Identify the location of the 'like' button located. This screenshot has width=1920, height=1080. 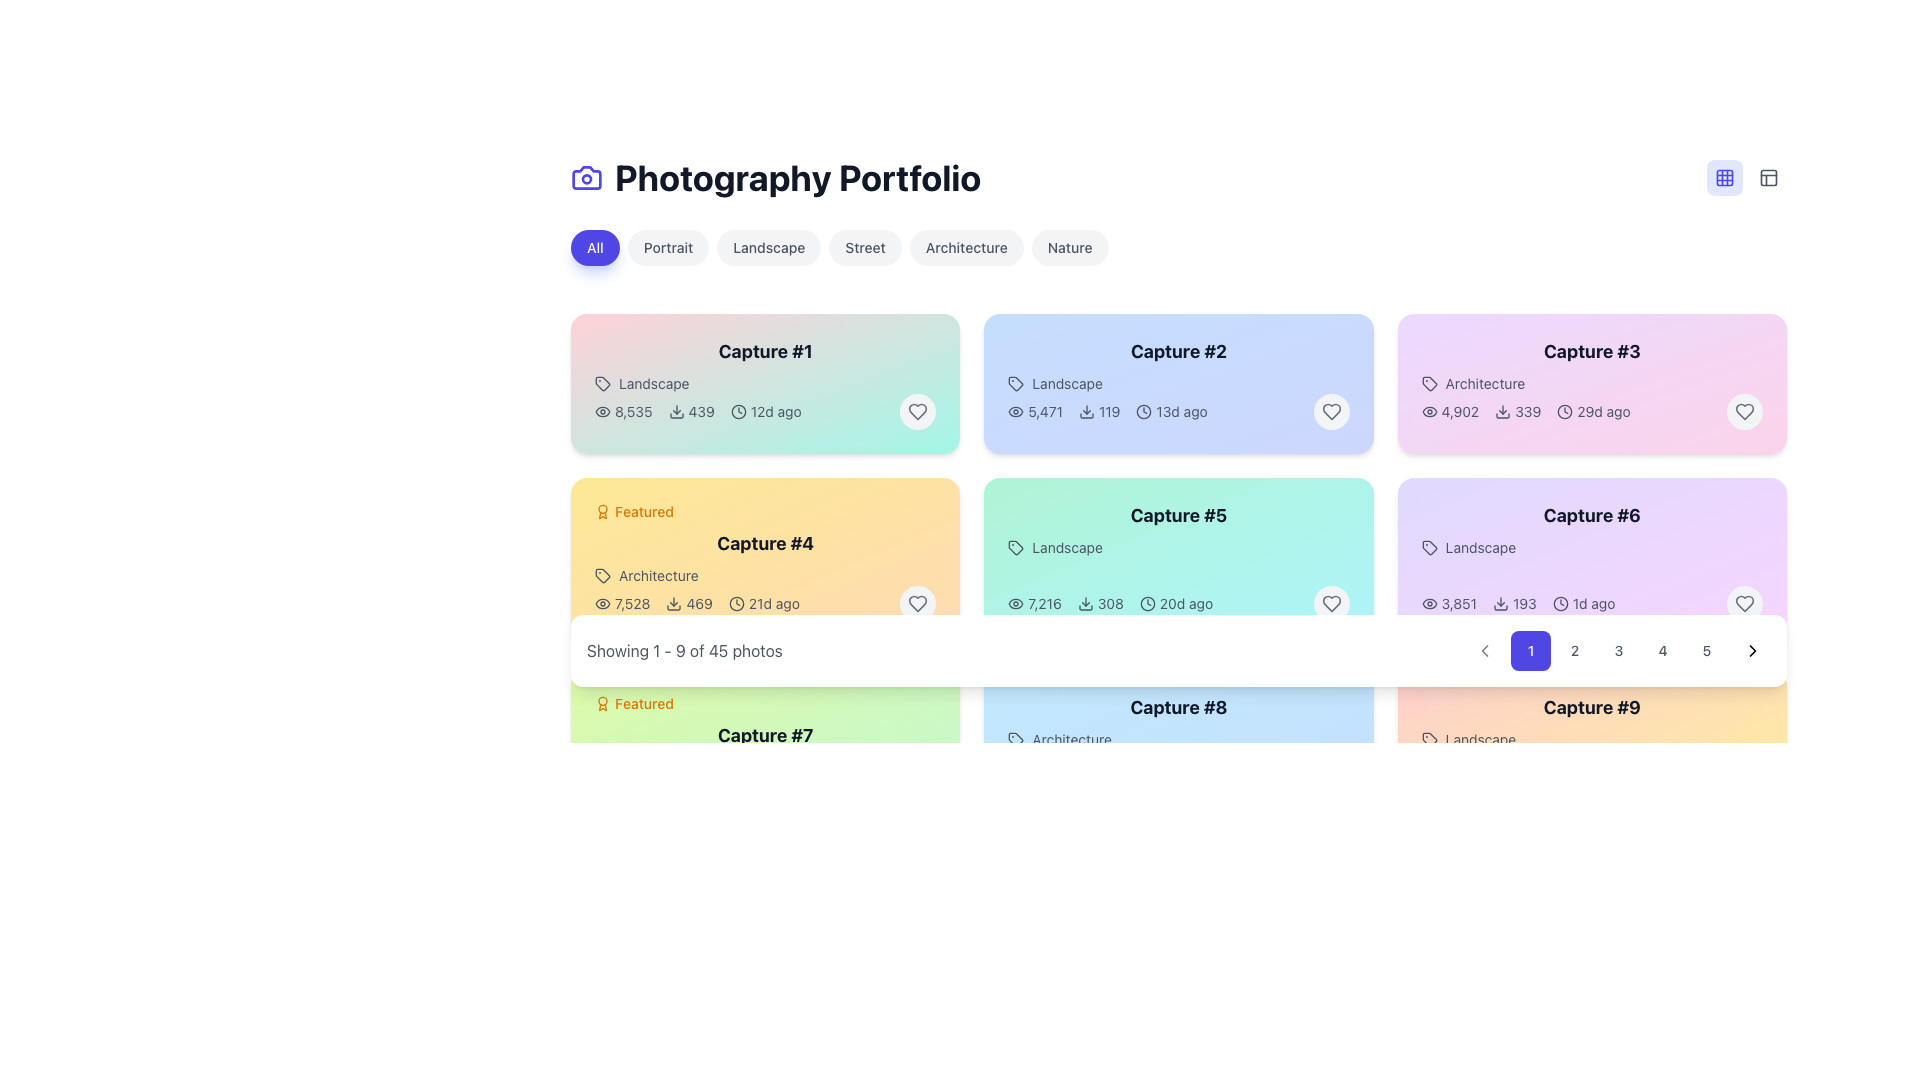
(1744, 603).